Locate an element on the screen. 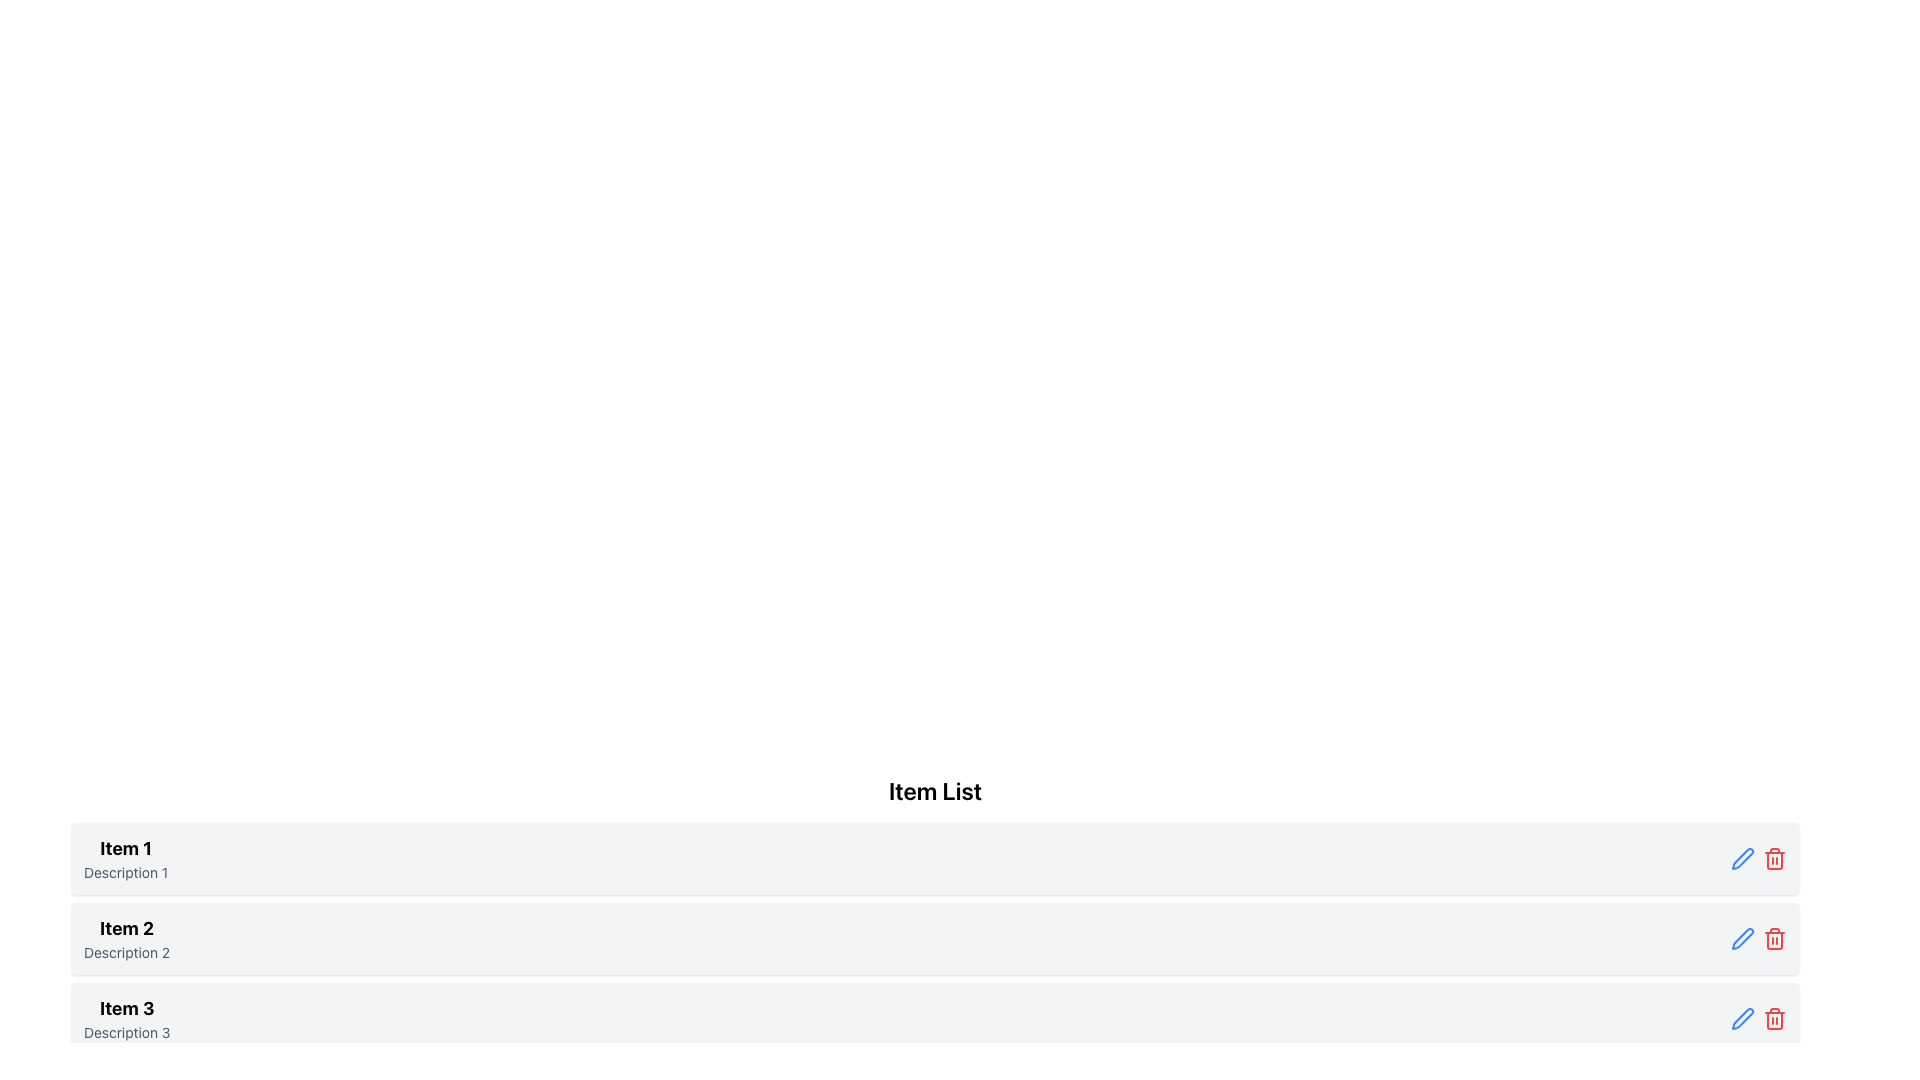 Image resolution: width=1920 pixels, height=1080 pixels. the delete button located at the right end of the third list item, which is grouped with other icons including a blue edit pencil icon, using keyboard navigation is located at coordinates (1775, 938).